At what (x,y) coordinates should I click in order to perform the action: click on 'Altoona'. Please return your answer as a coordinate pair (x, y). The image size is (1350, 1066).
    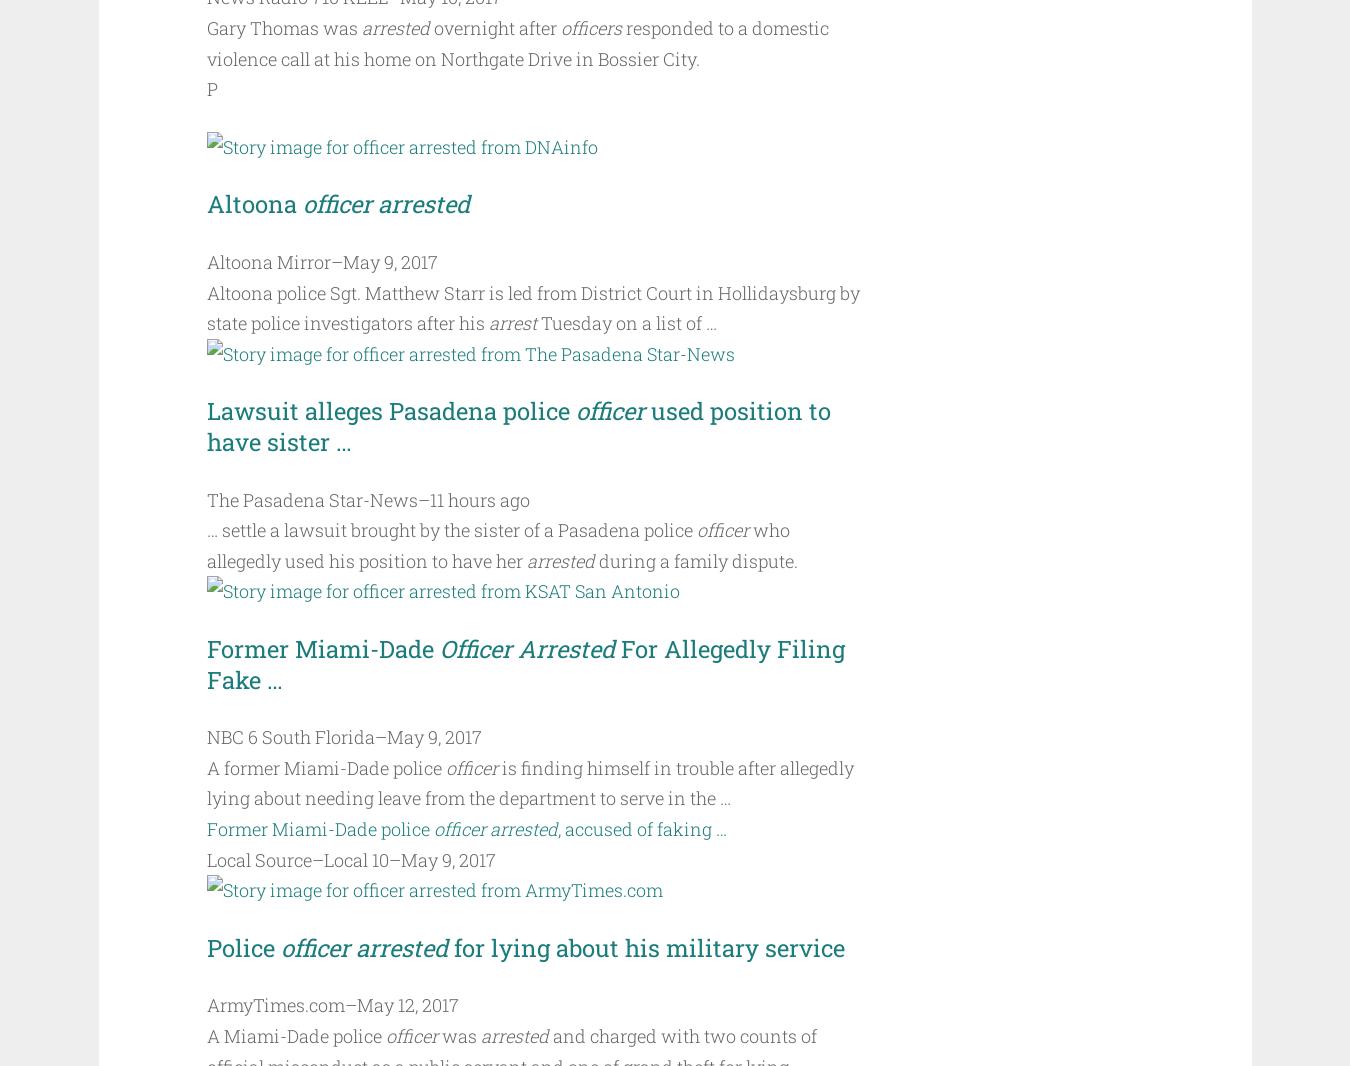
    Looking at the image, I should click on (252, 203).